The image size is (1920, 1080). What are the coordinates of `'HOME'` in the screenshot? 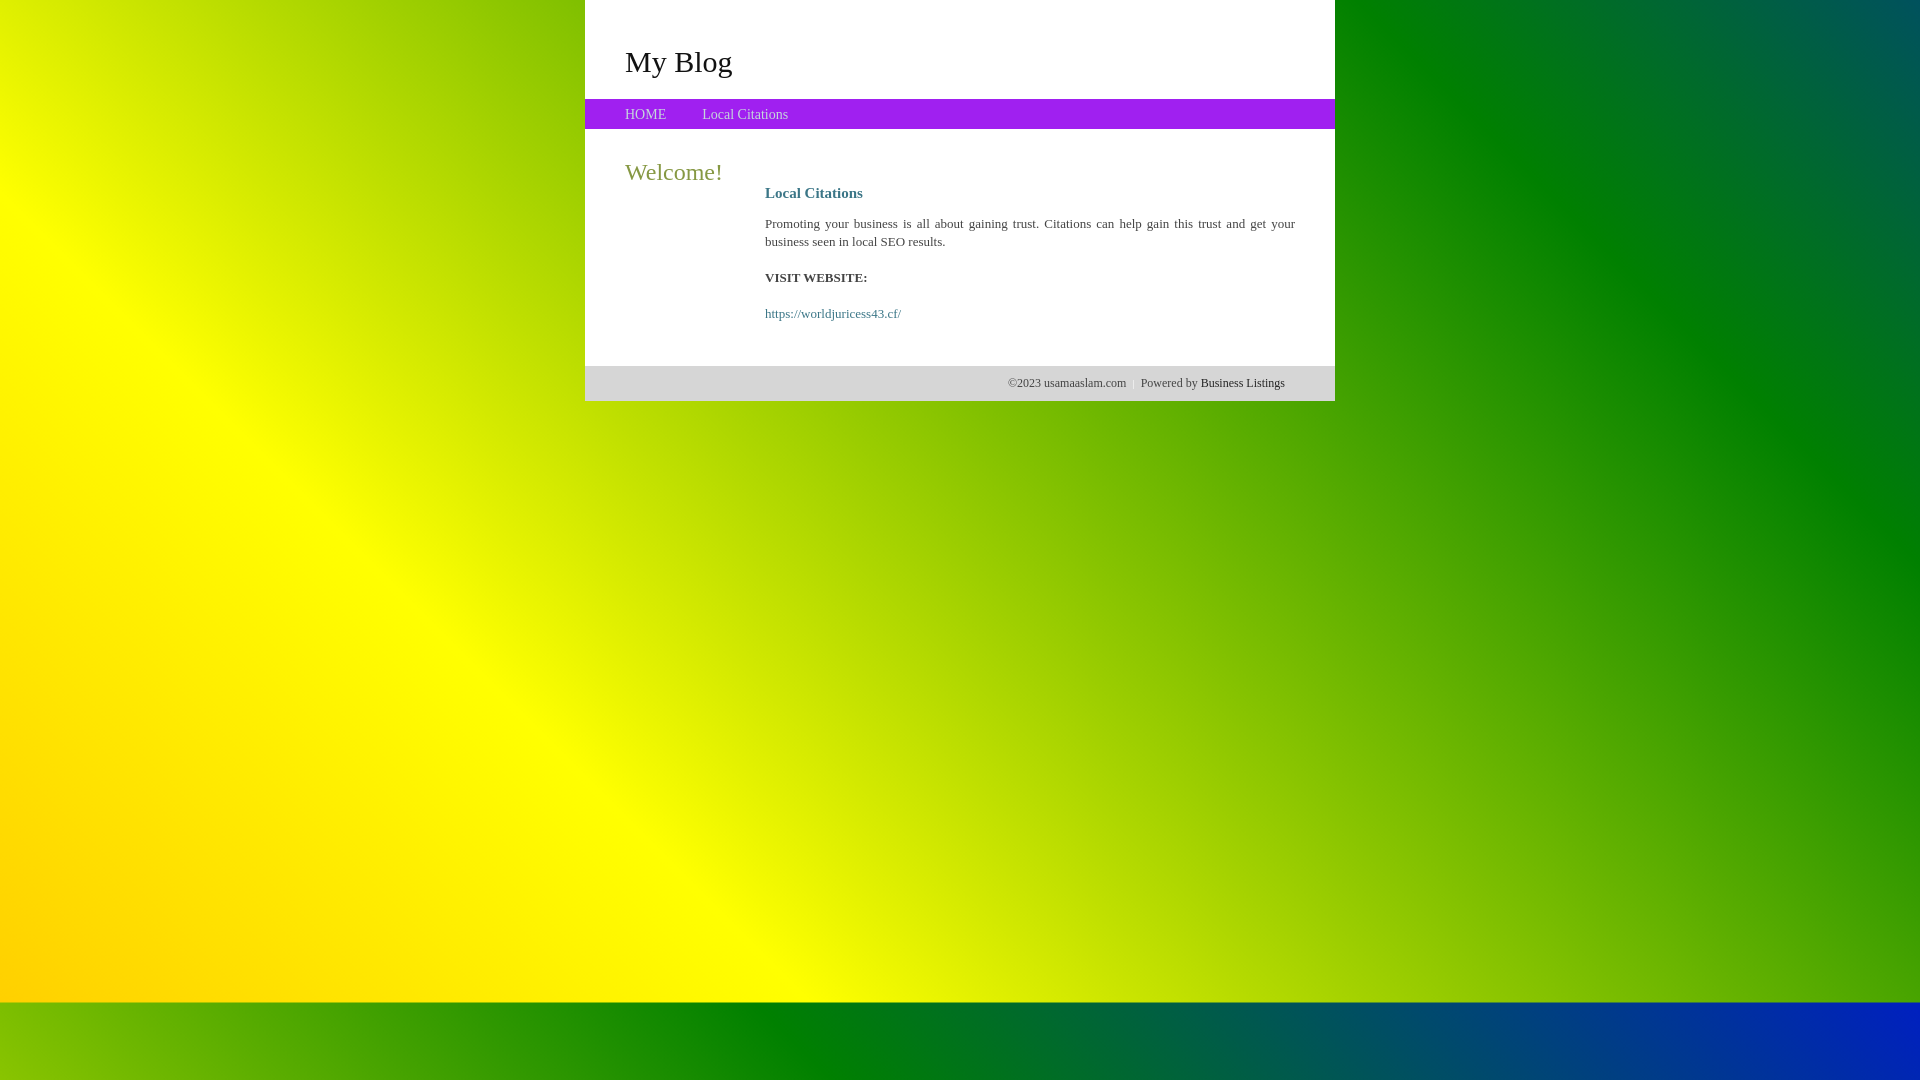 It's located at (623, 114).